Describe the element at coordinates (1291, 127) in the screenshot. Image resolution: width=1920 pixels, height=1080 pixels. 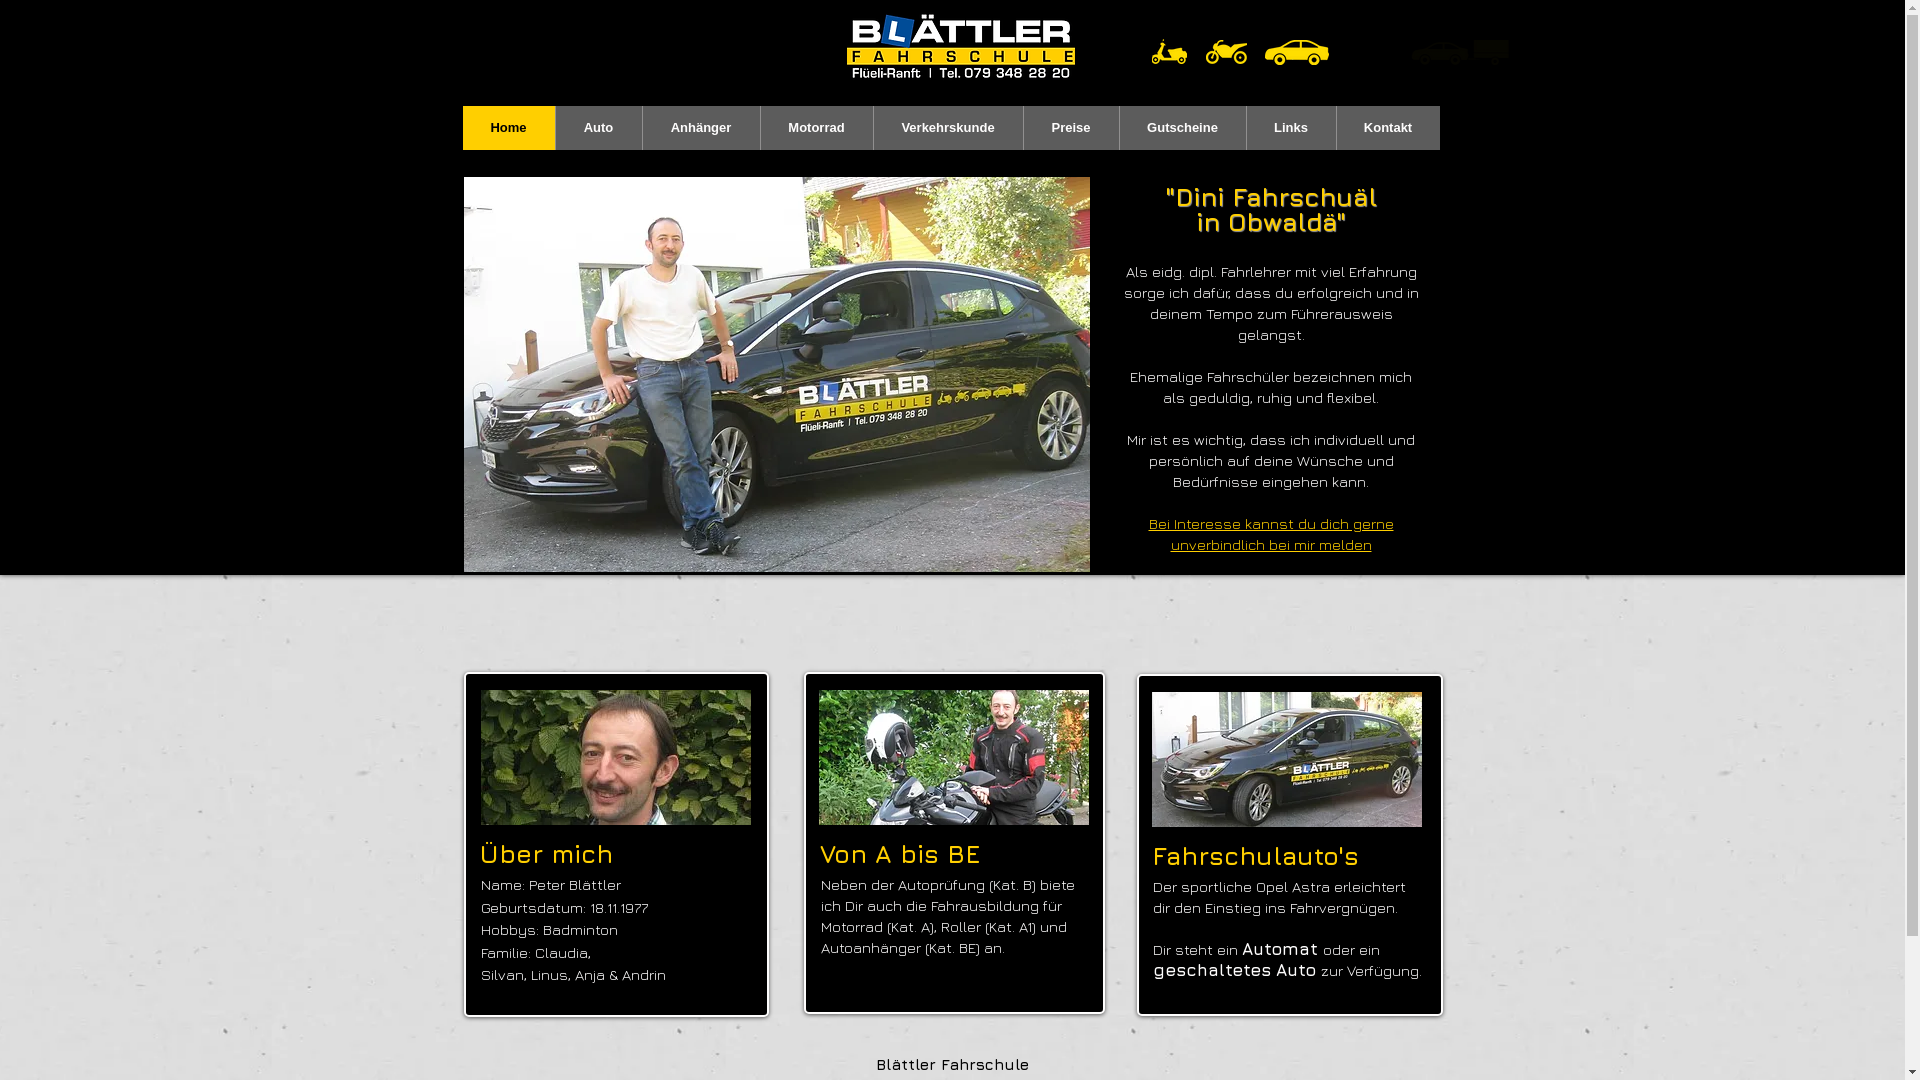
I see `'Links'` at that location.